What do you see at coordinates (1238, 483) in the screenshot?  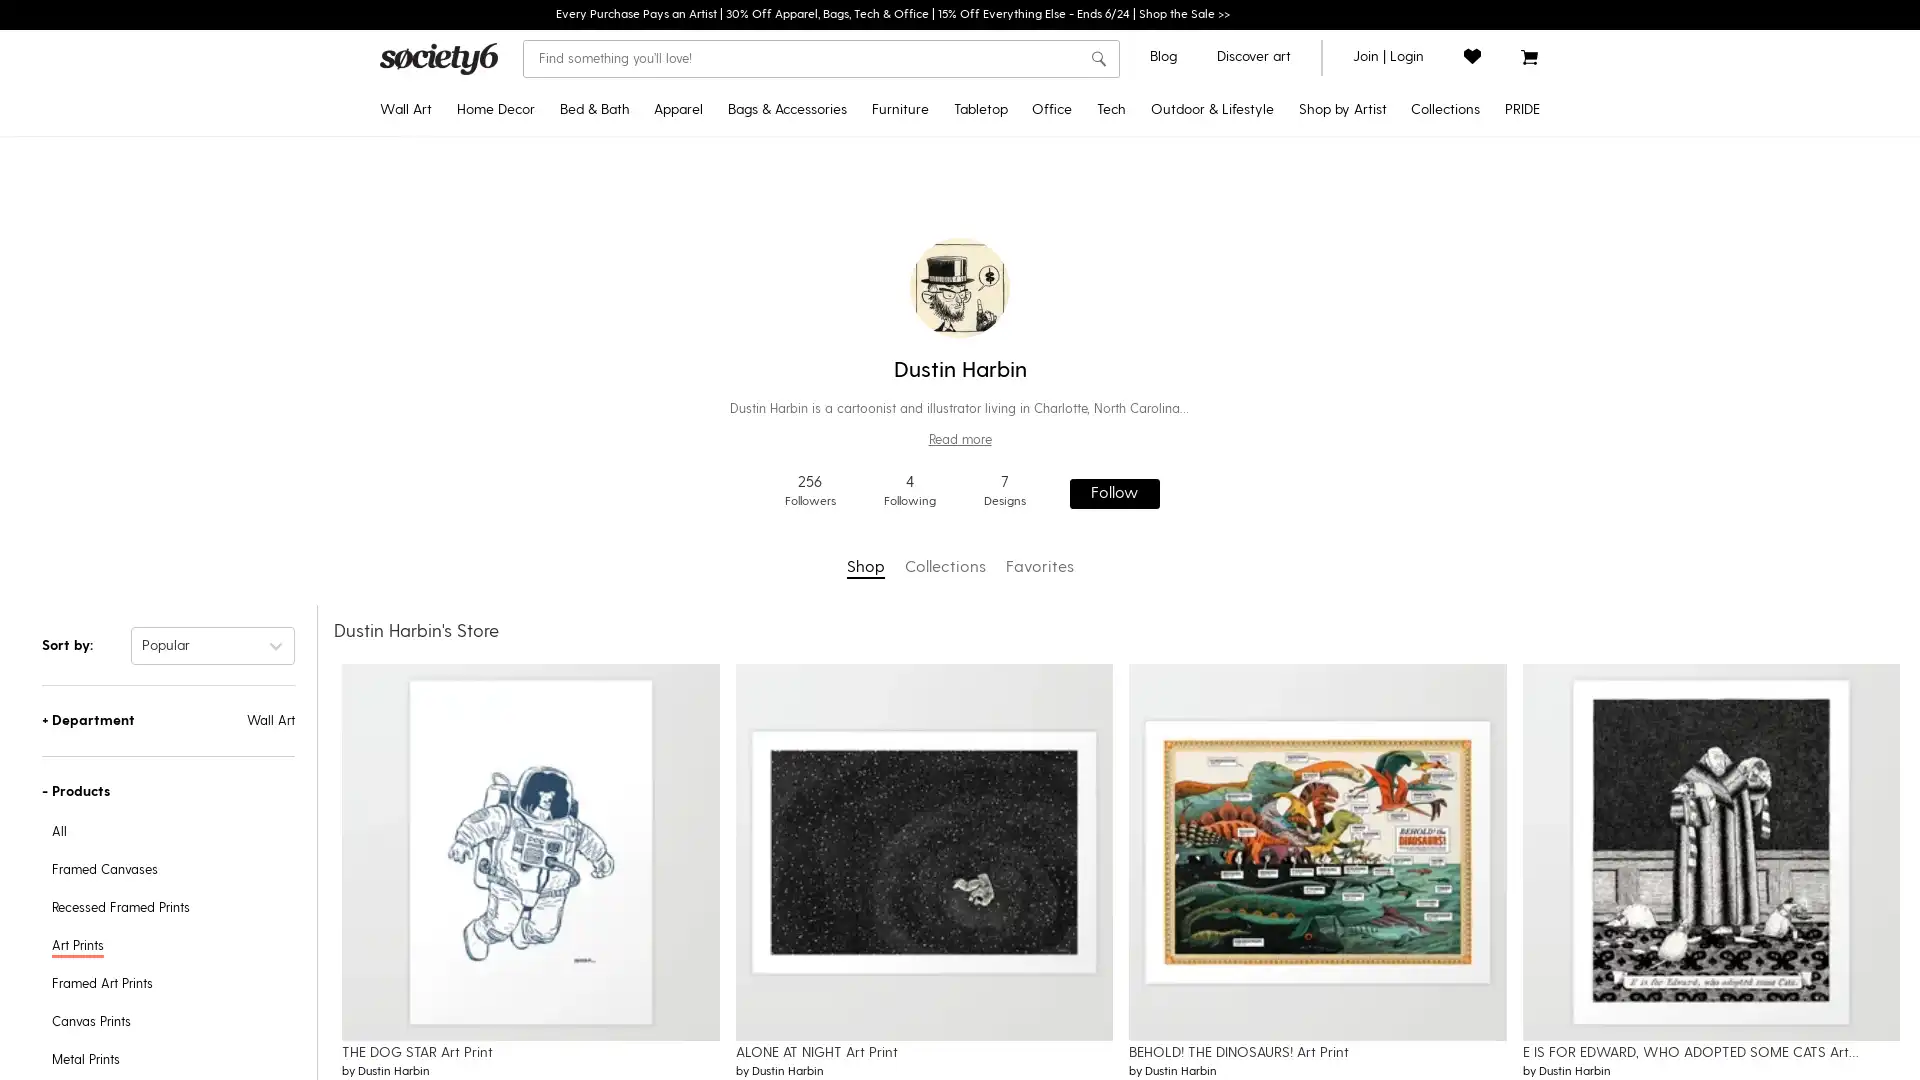 I see `Picnic Blankets` at bounding box center [1238, 483].